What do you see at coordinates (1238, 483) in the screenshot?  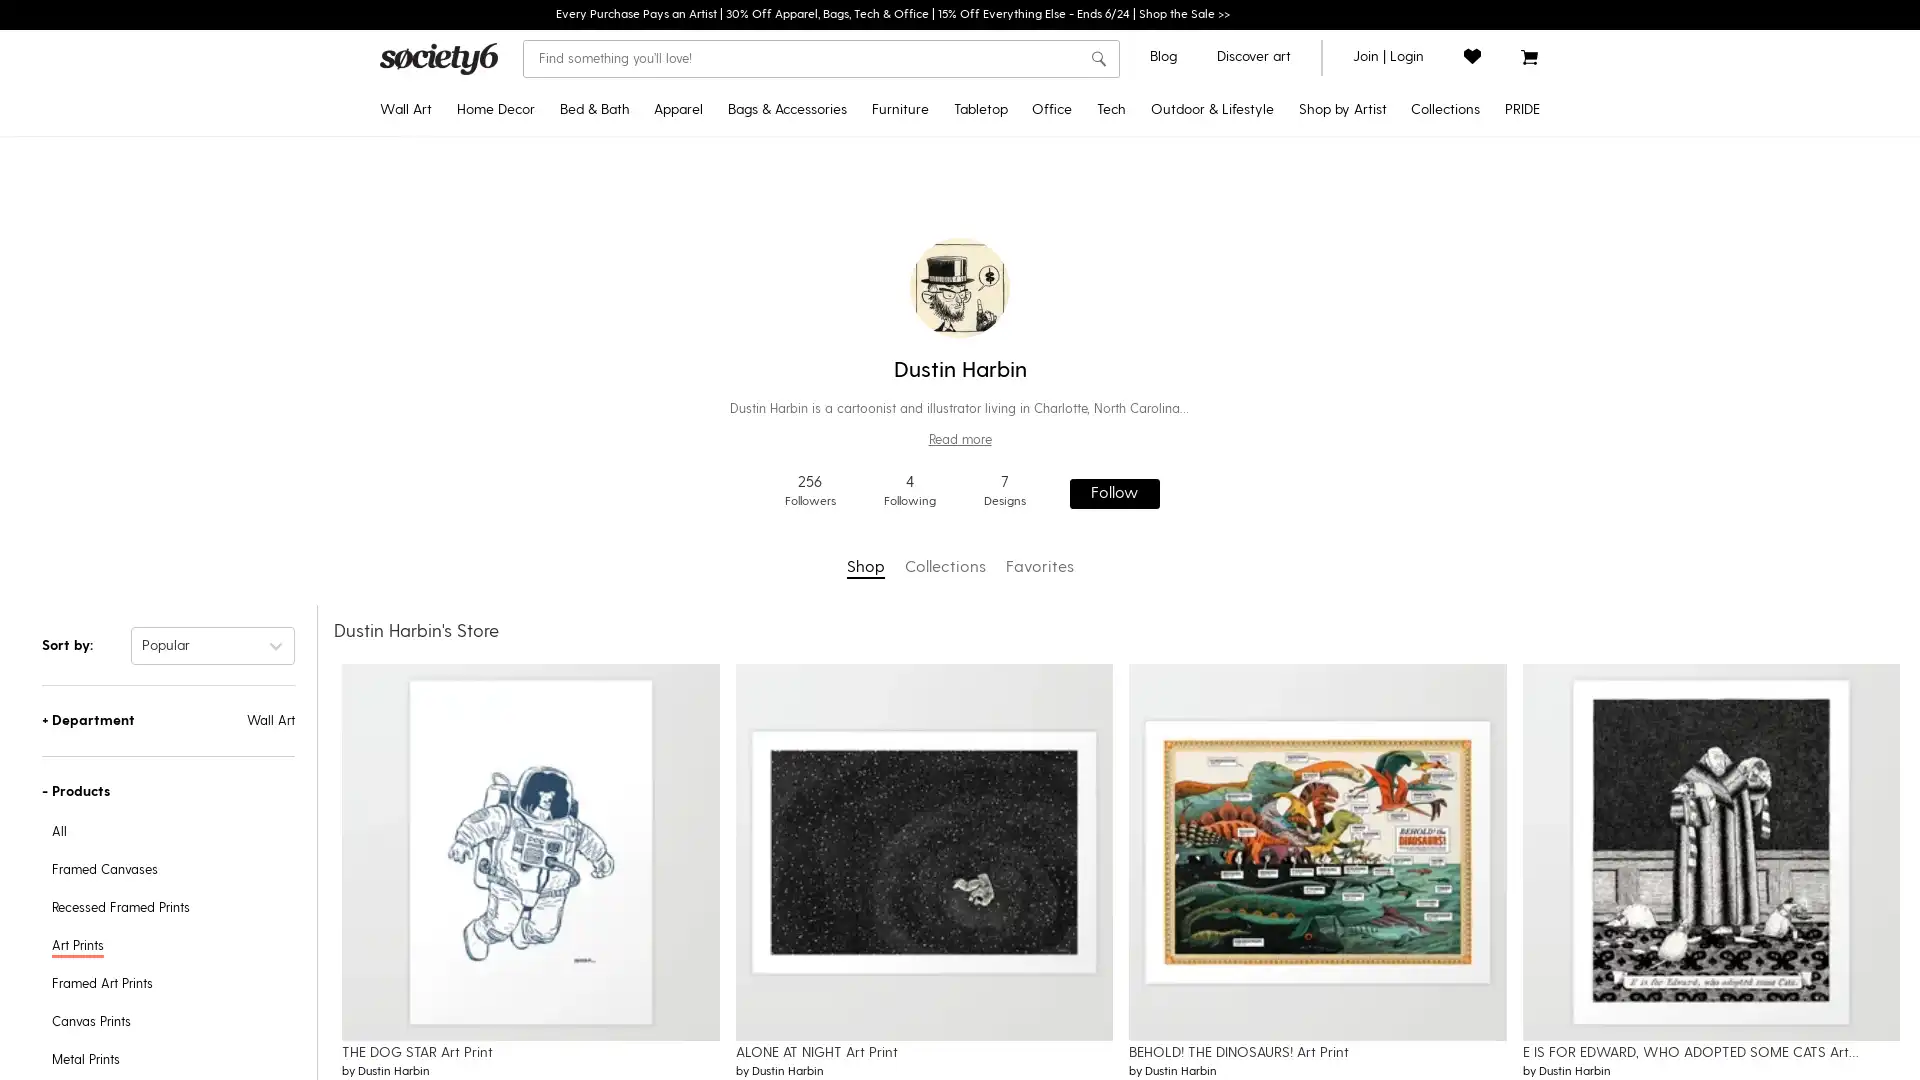 I see `Picnic Blankets` at bounding box center [1238, 483].